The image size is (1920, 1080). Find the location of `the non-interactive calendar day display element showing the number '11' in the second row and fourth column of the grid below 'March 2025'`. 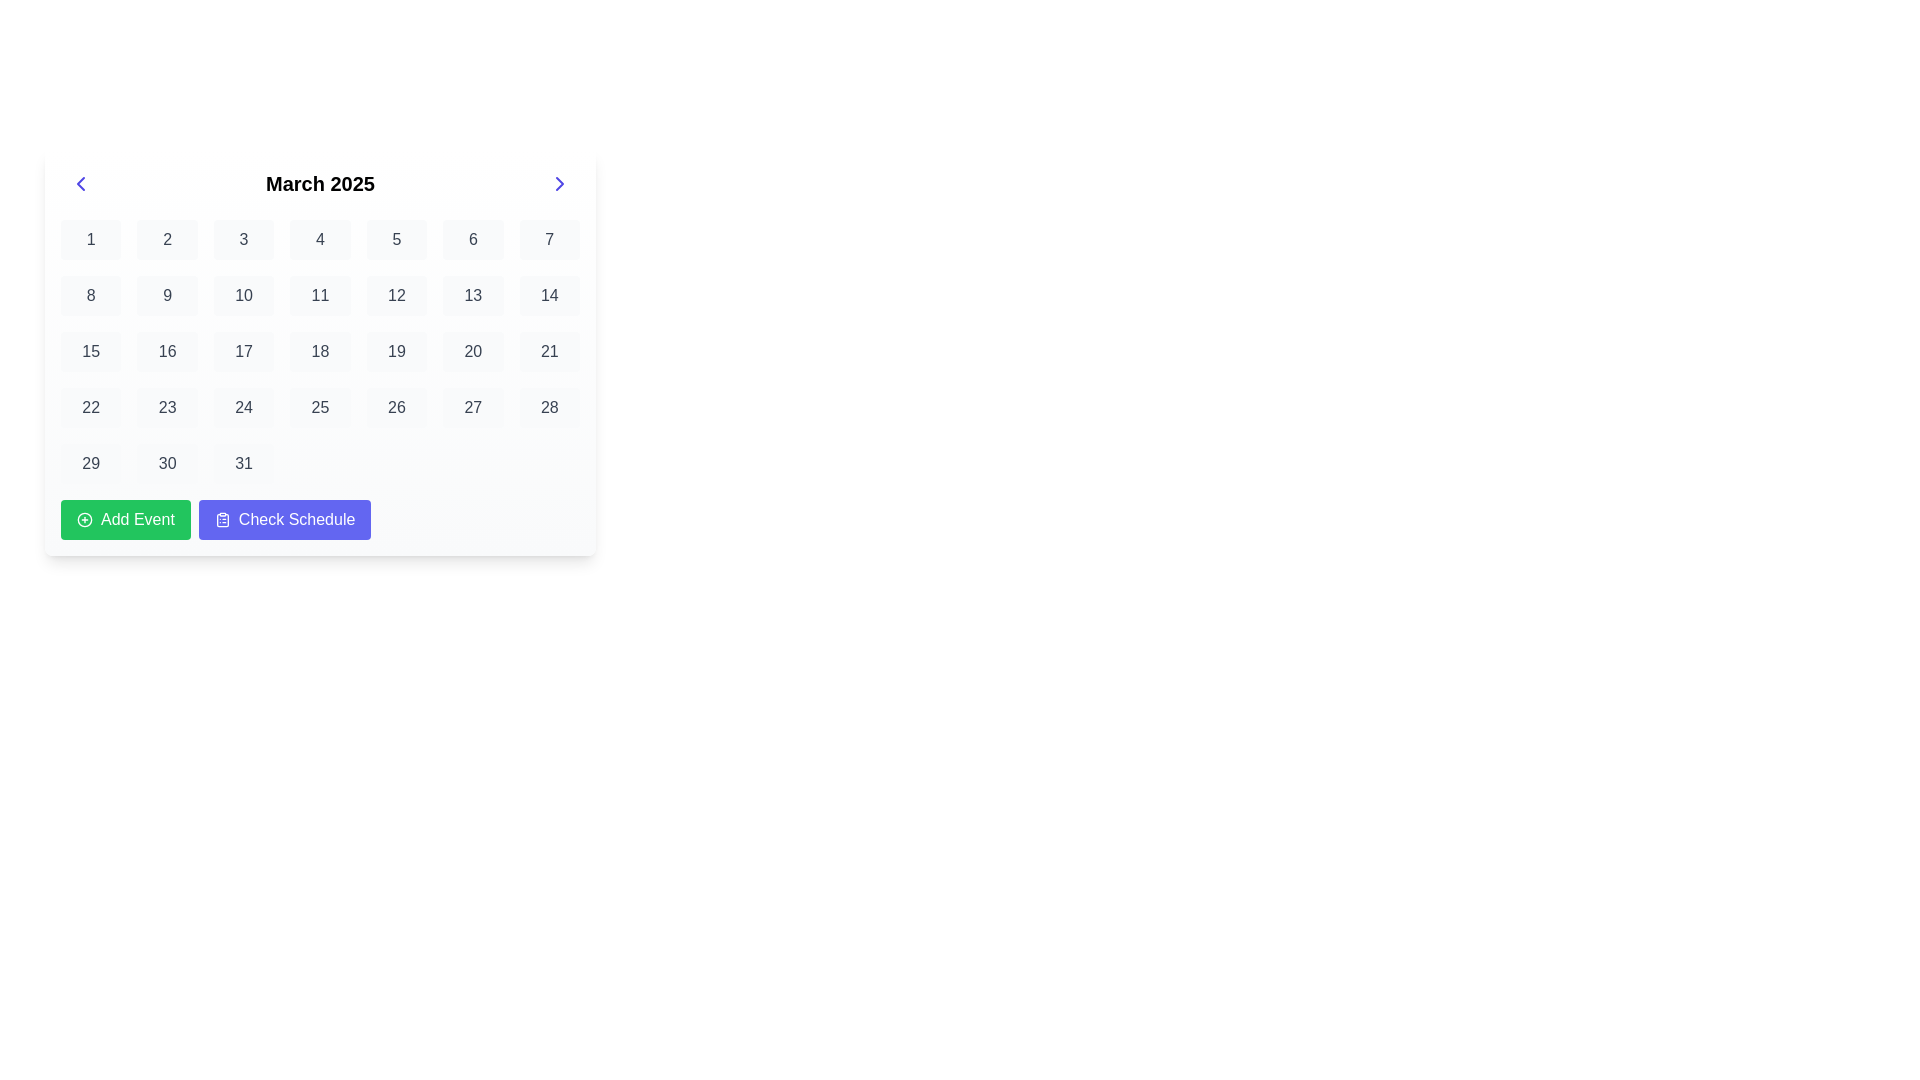

the non-interactive calendar day display element showing the number '11' in the second row and fourth column of the grid below 'March 2025' is located at coordinates (320, 296).